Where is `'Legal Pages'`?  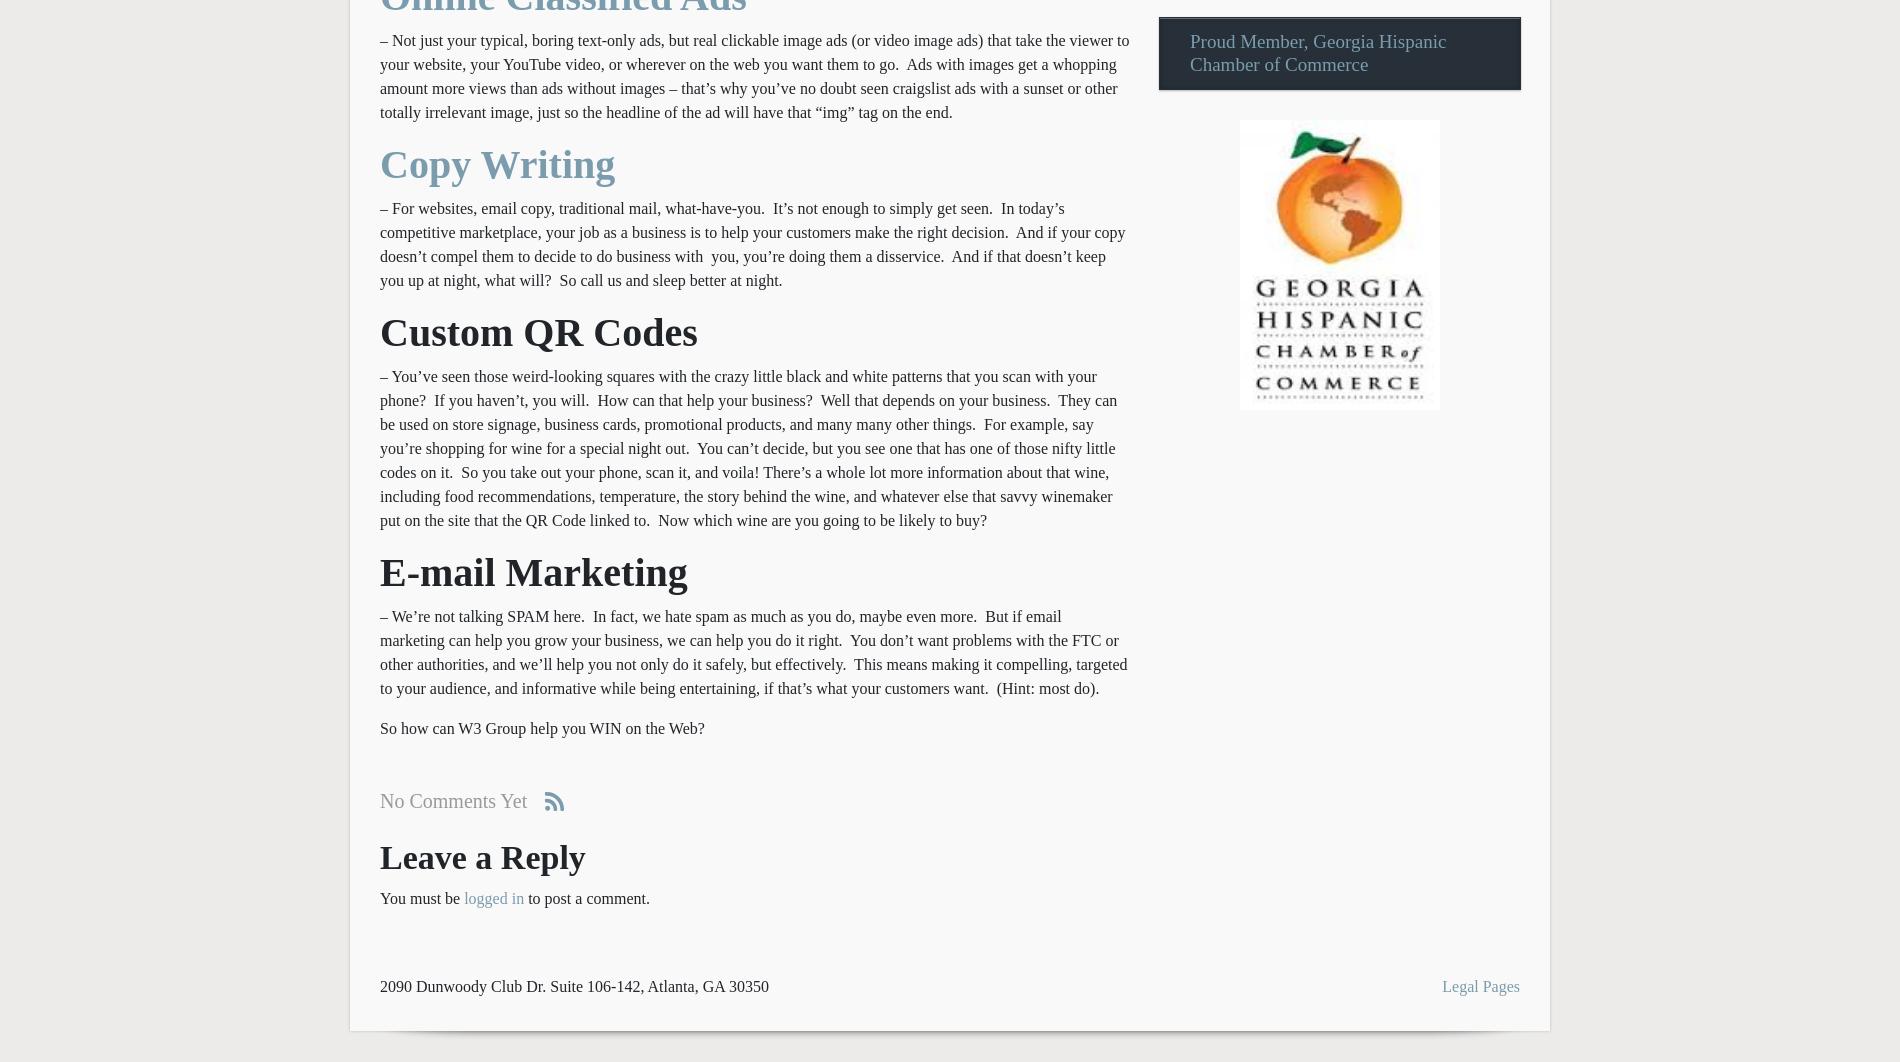
'Legal Pages' is located at coordinates (1441, 985).